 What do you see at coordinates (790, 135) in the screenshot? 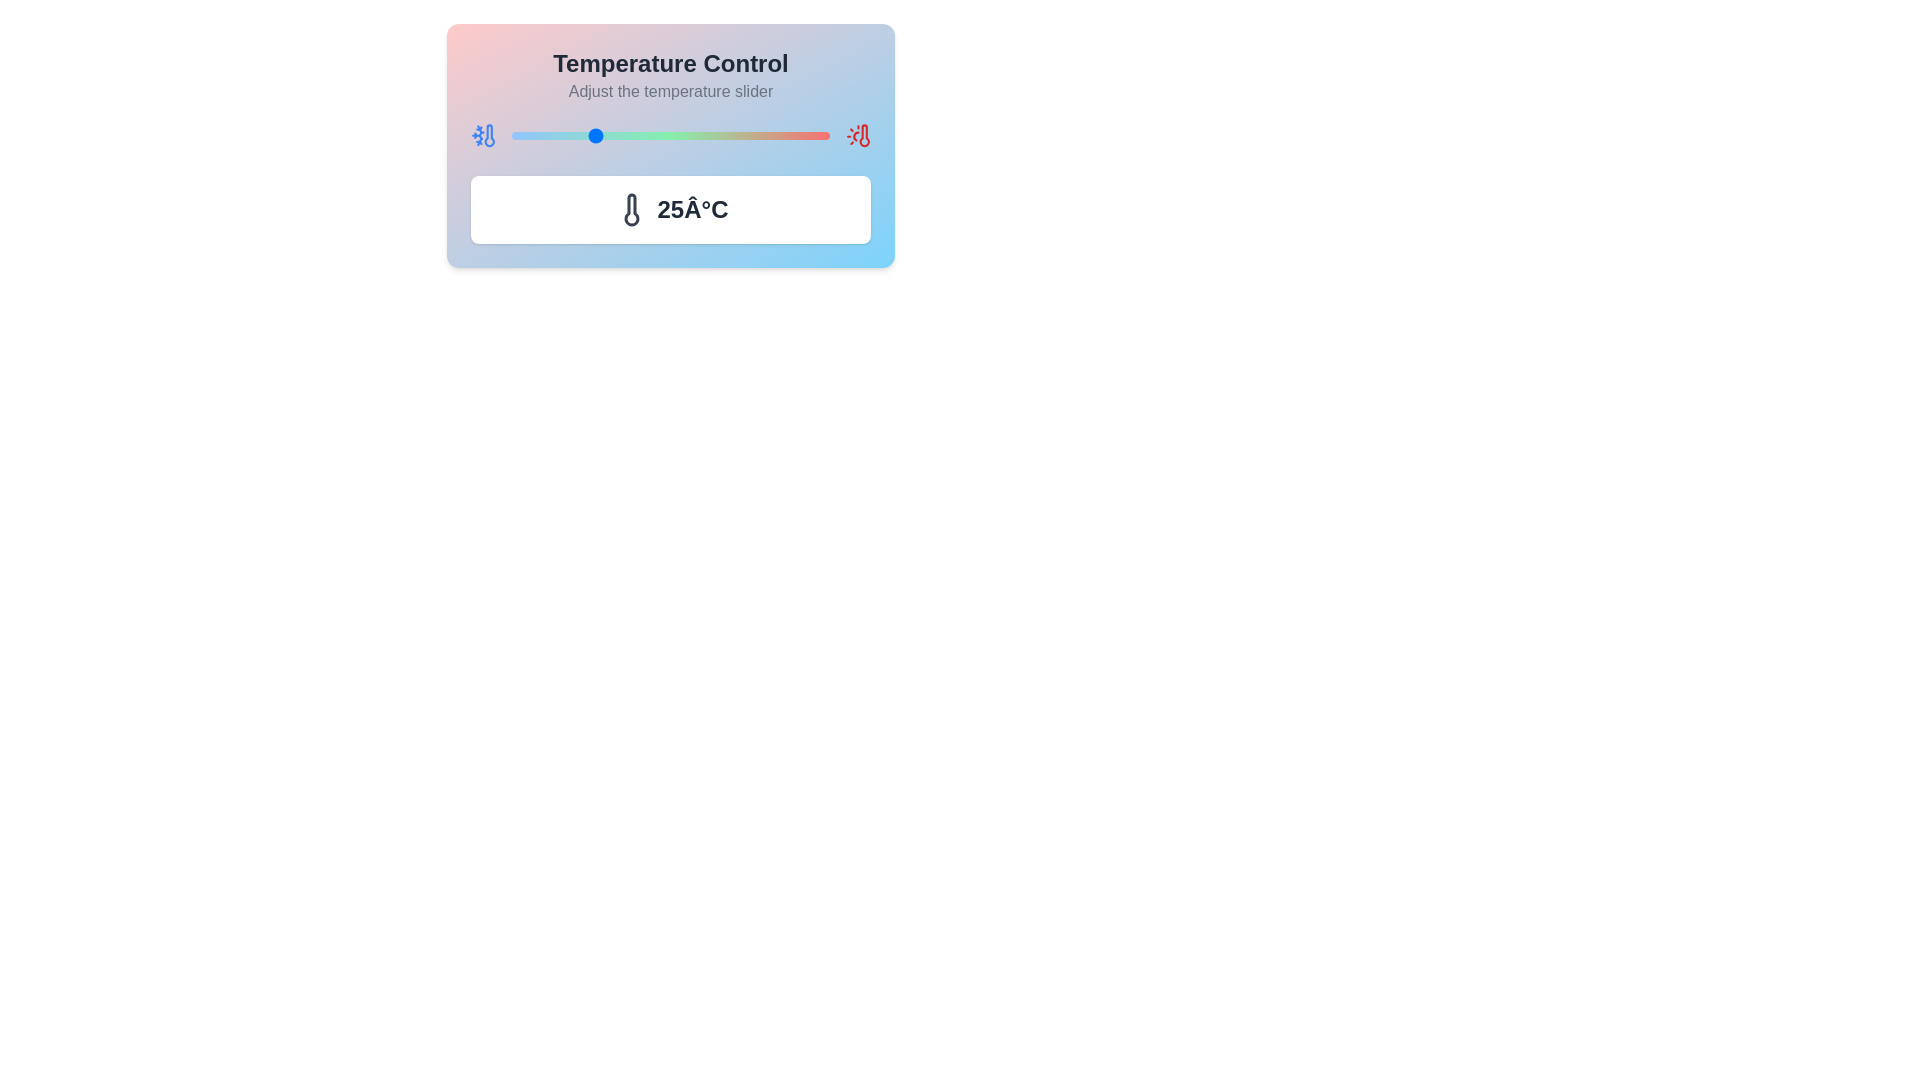
I see `the temperature to 88°C by adjusting the slider` at bounding box center [790, 135].